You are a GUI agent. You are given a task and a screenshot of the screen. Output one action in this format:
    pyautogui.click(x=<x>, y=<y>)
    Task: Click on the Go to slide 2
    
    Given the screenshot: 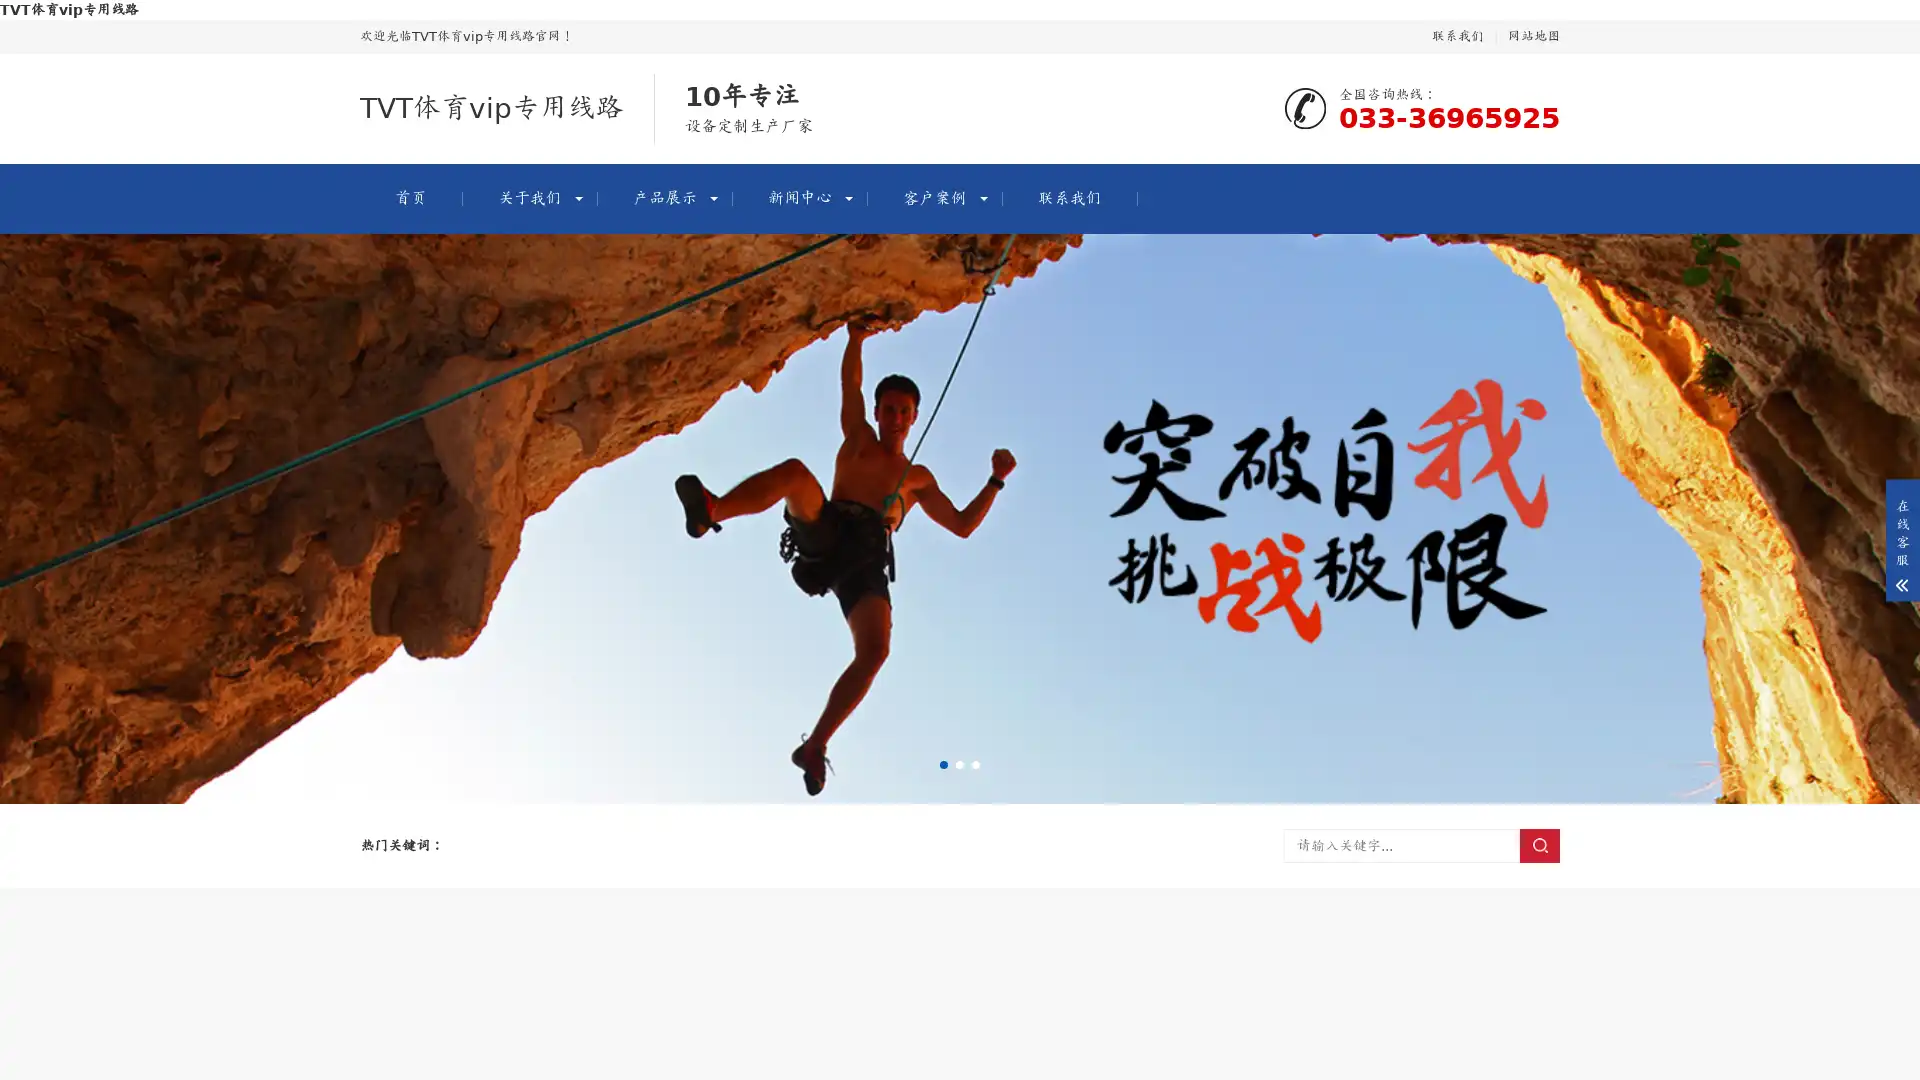 What is the action you would take?
    pyautogui.click(x=960, y=764)
    